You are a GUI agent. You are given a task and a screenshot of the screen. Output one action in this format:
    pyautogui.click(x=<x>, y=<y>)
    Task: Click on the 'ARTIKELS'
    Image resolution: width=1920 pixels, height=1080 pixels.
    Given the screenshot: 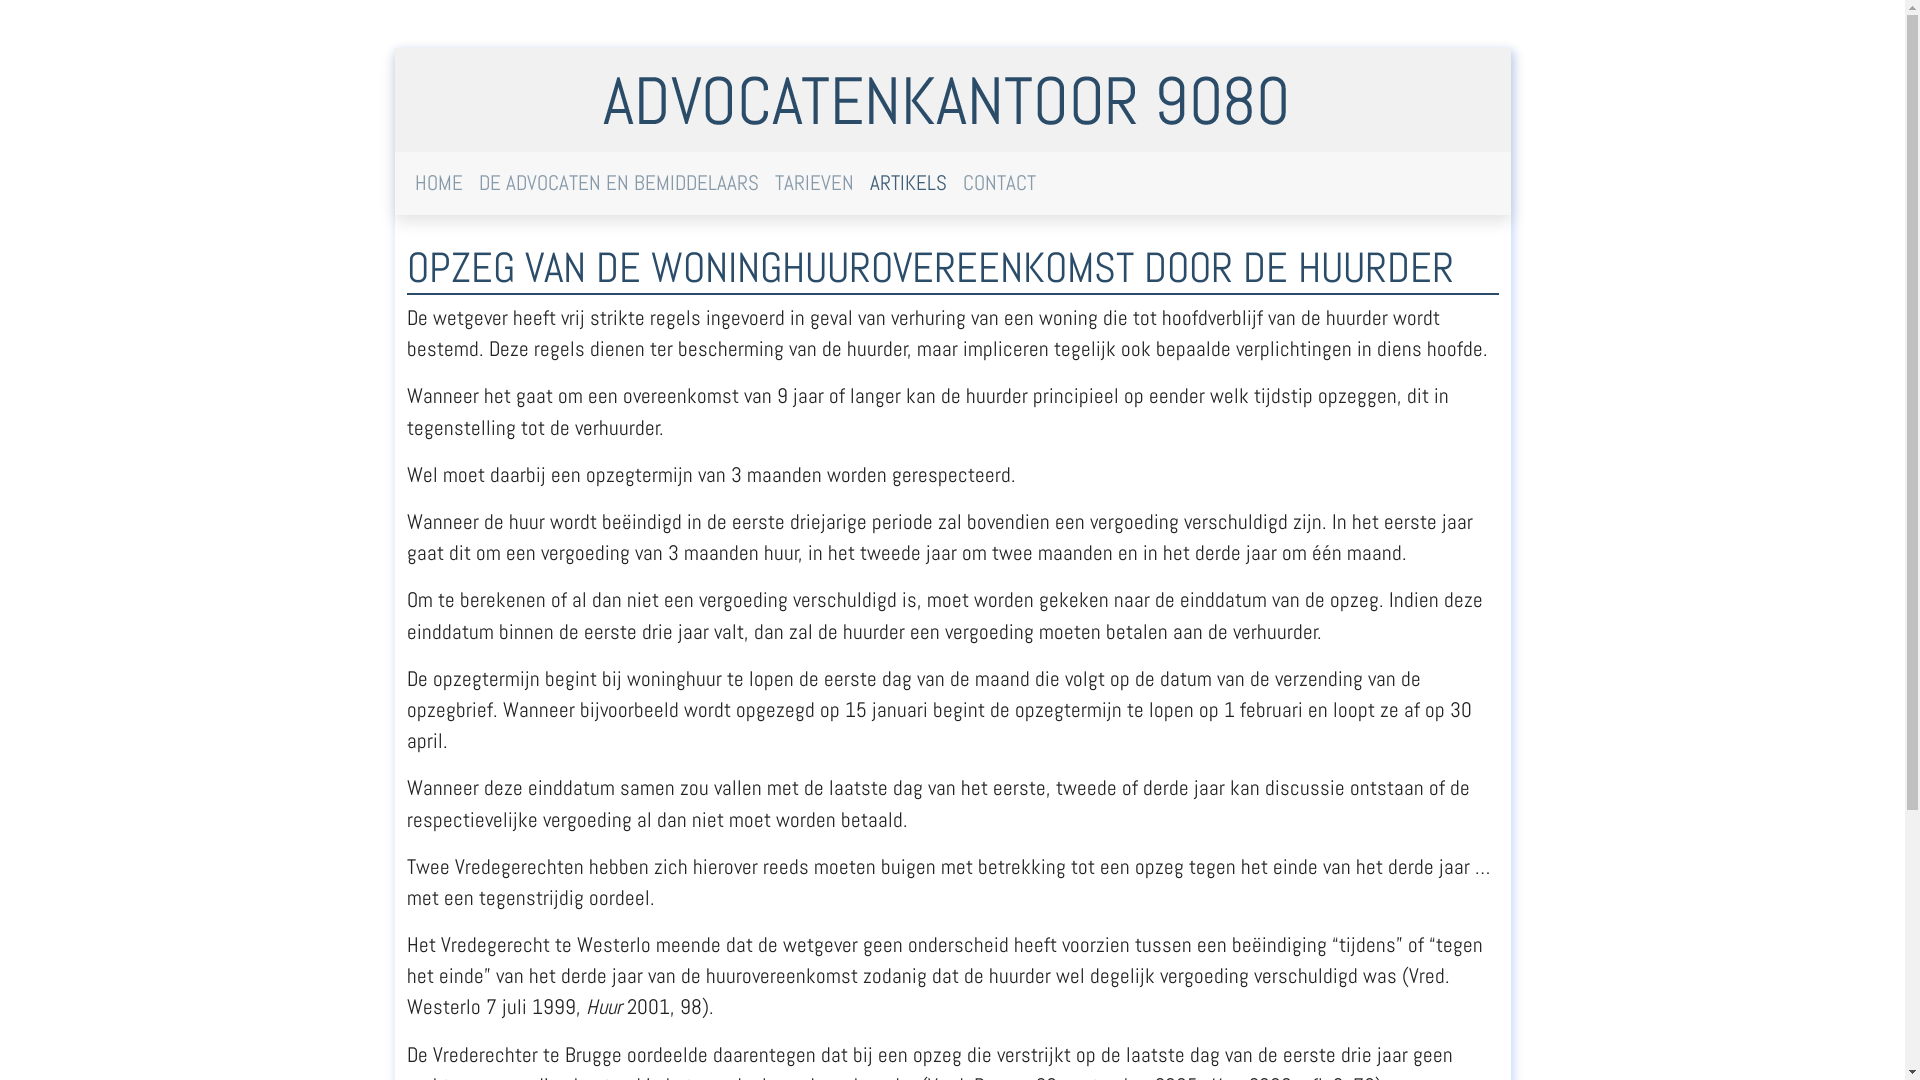 What is the action you would take?
    pyautogui.click(x=862, y=183)
    